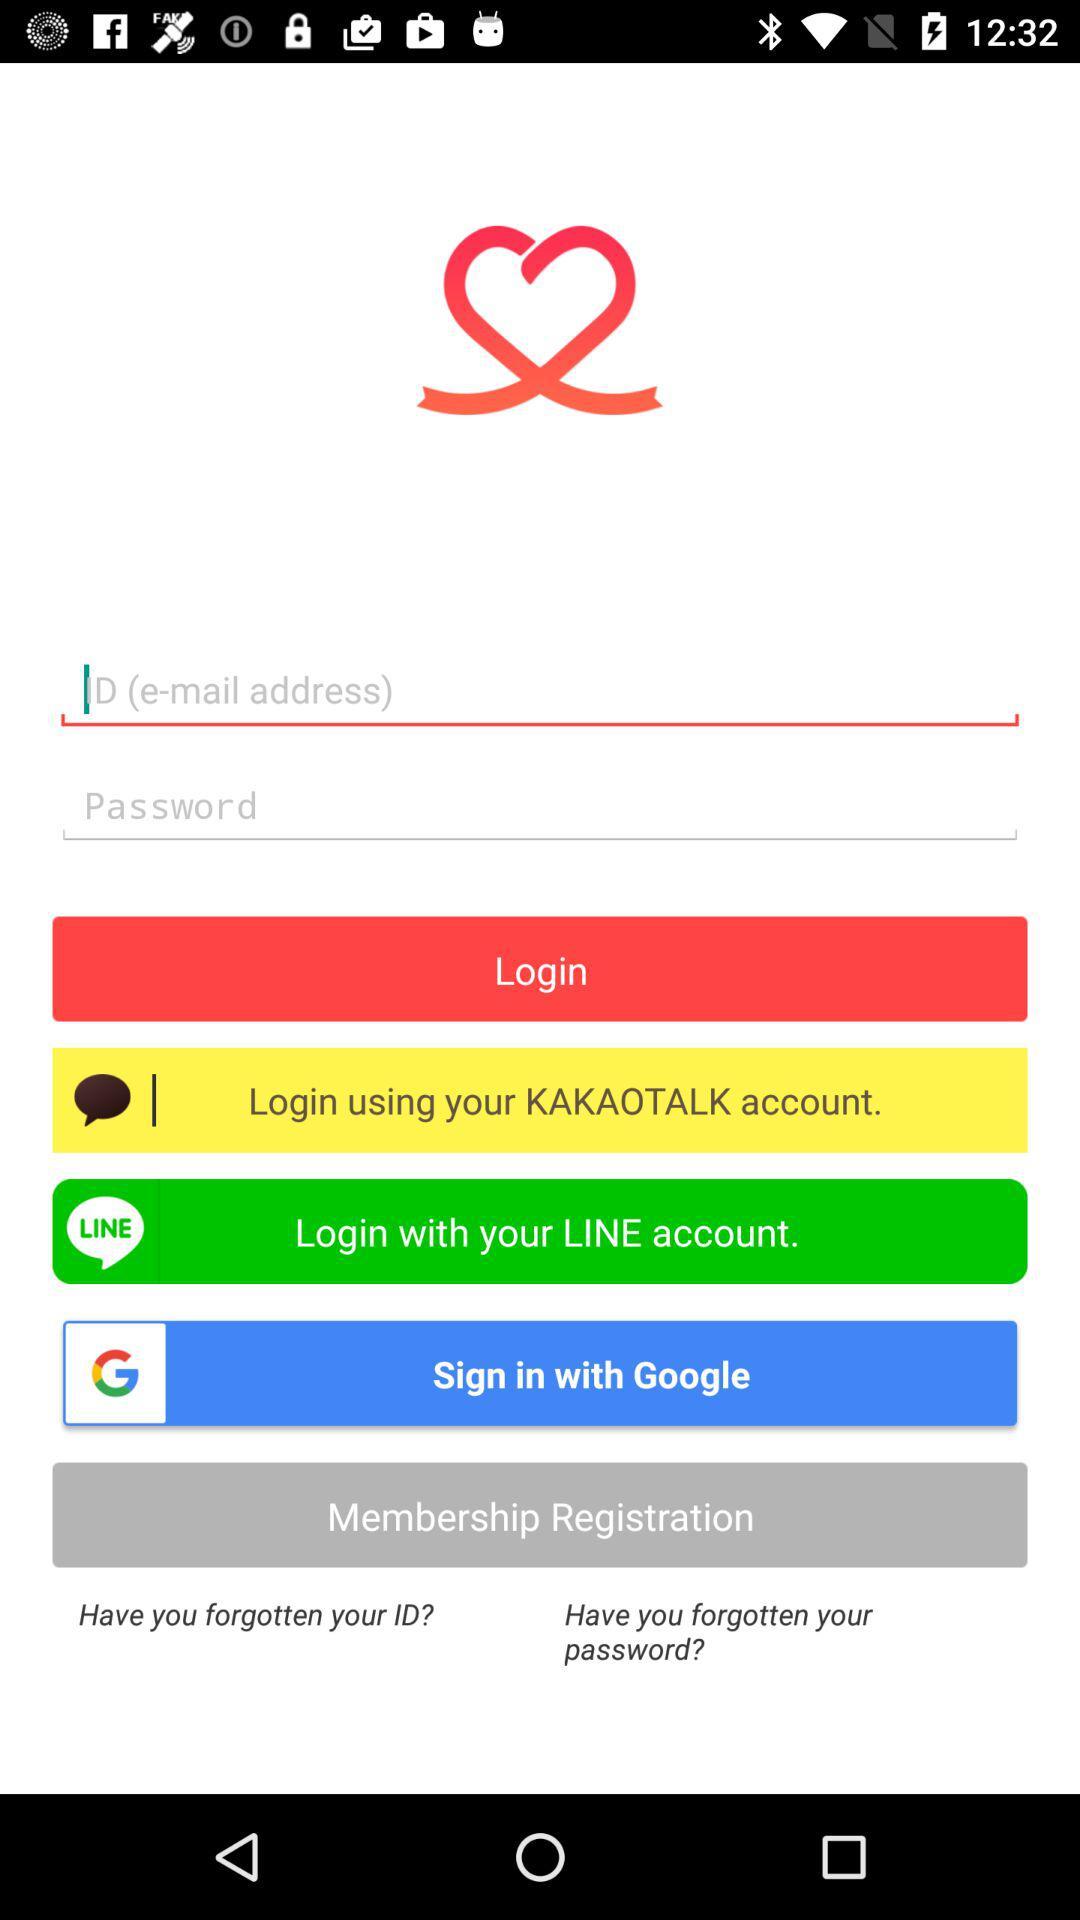 The width and height of the screenshot is (1080, 1920). Describe the element at coordinates (540, 969) in the screenshot. I see `login option` at that location.